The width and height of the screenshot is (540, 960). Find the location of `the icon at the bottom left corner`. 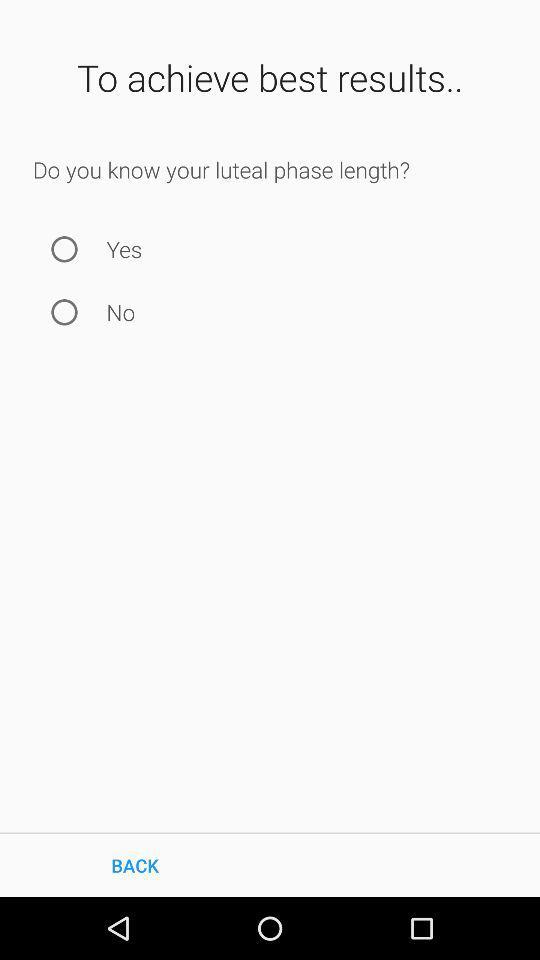

the icon at the bottom left corner is located at coordinates (135, 864).